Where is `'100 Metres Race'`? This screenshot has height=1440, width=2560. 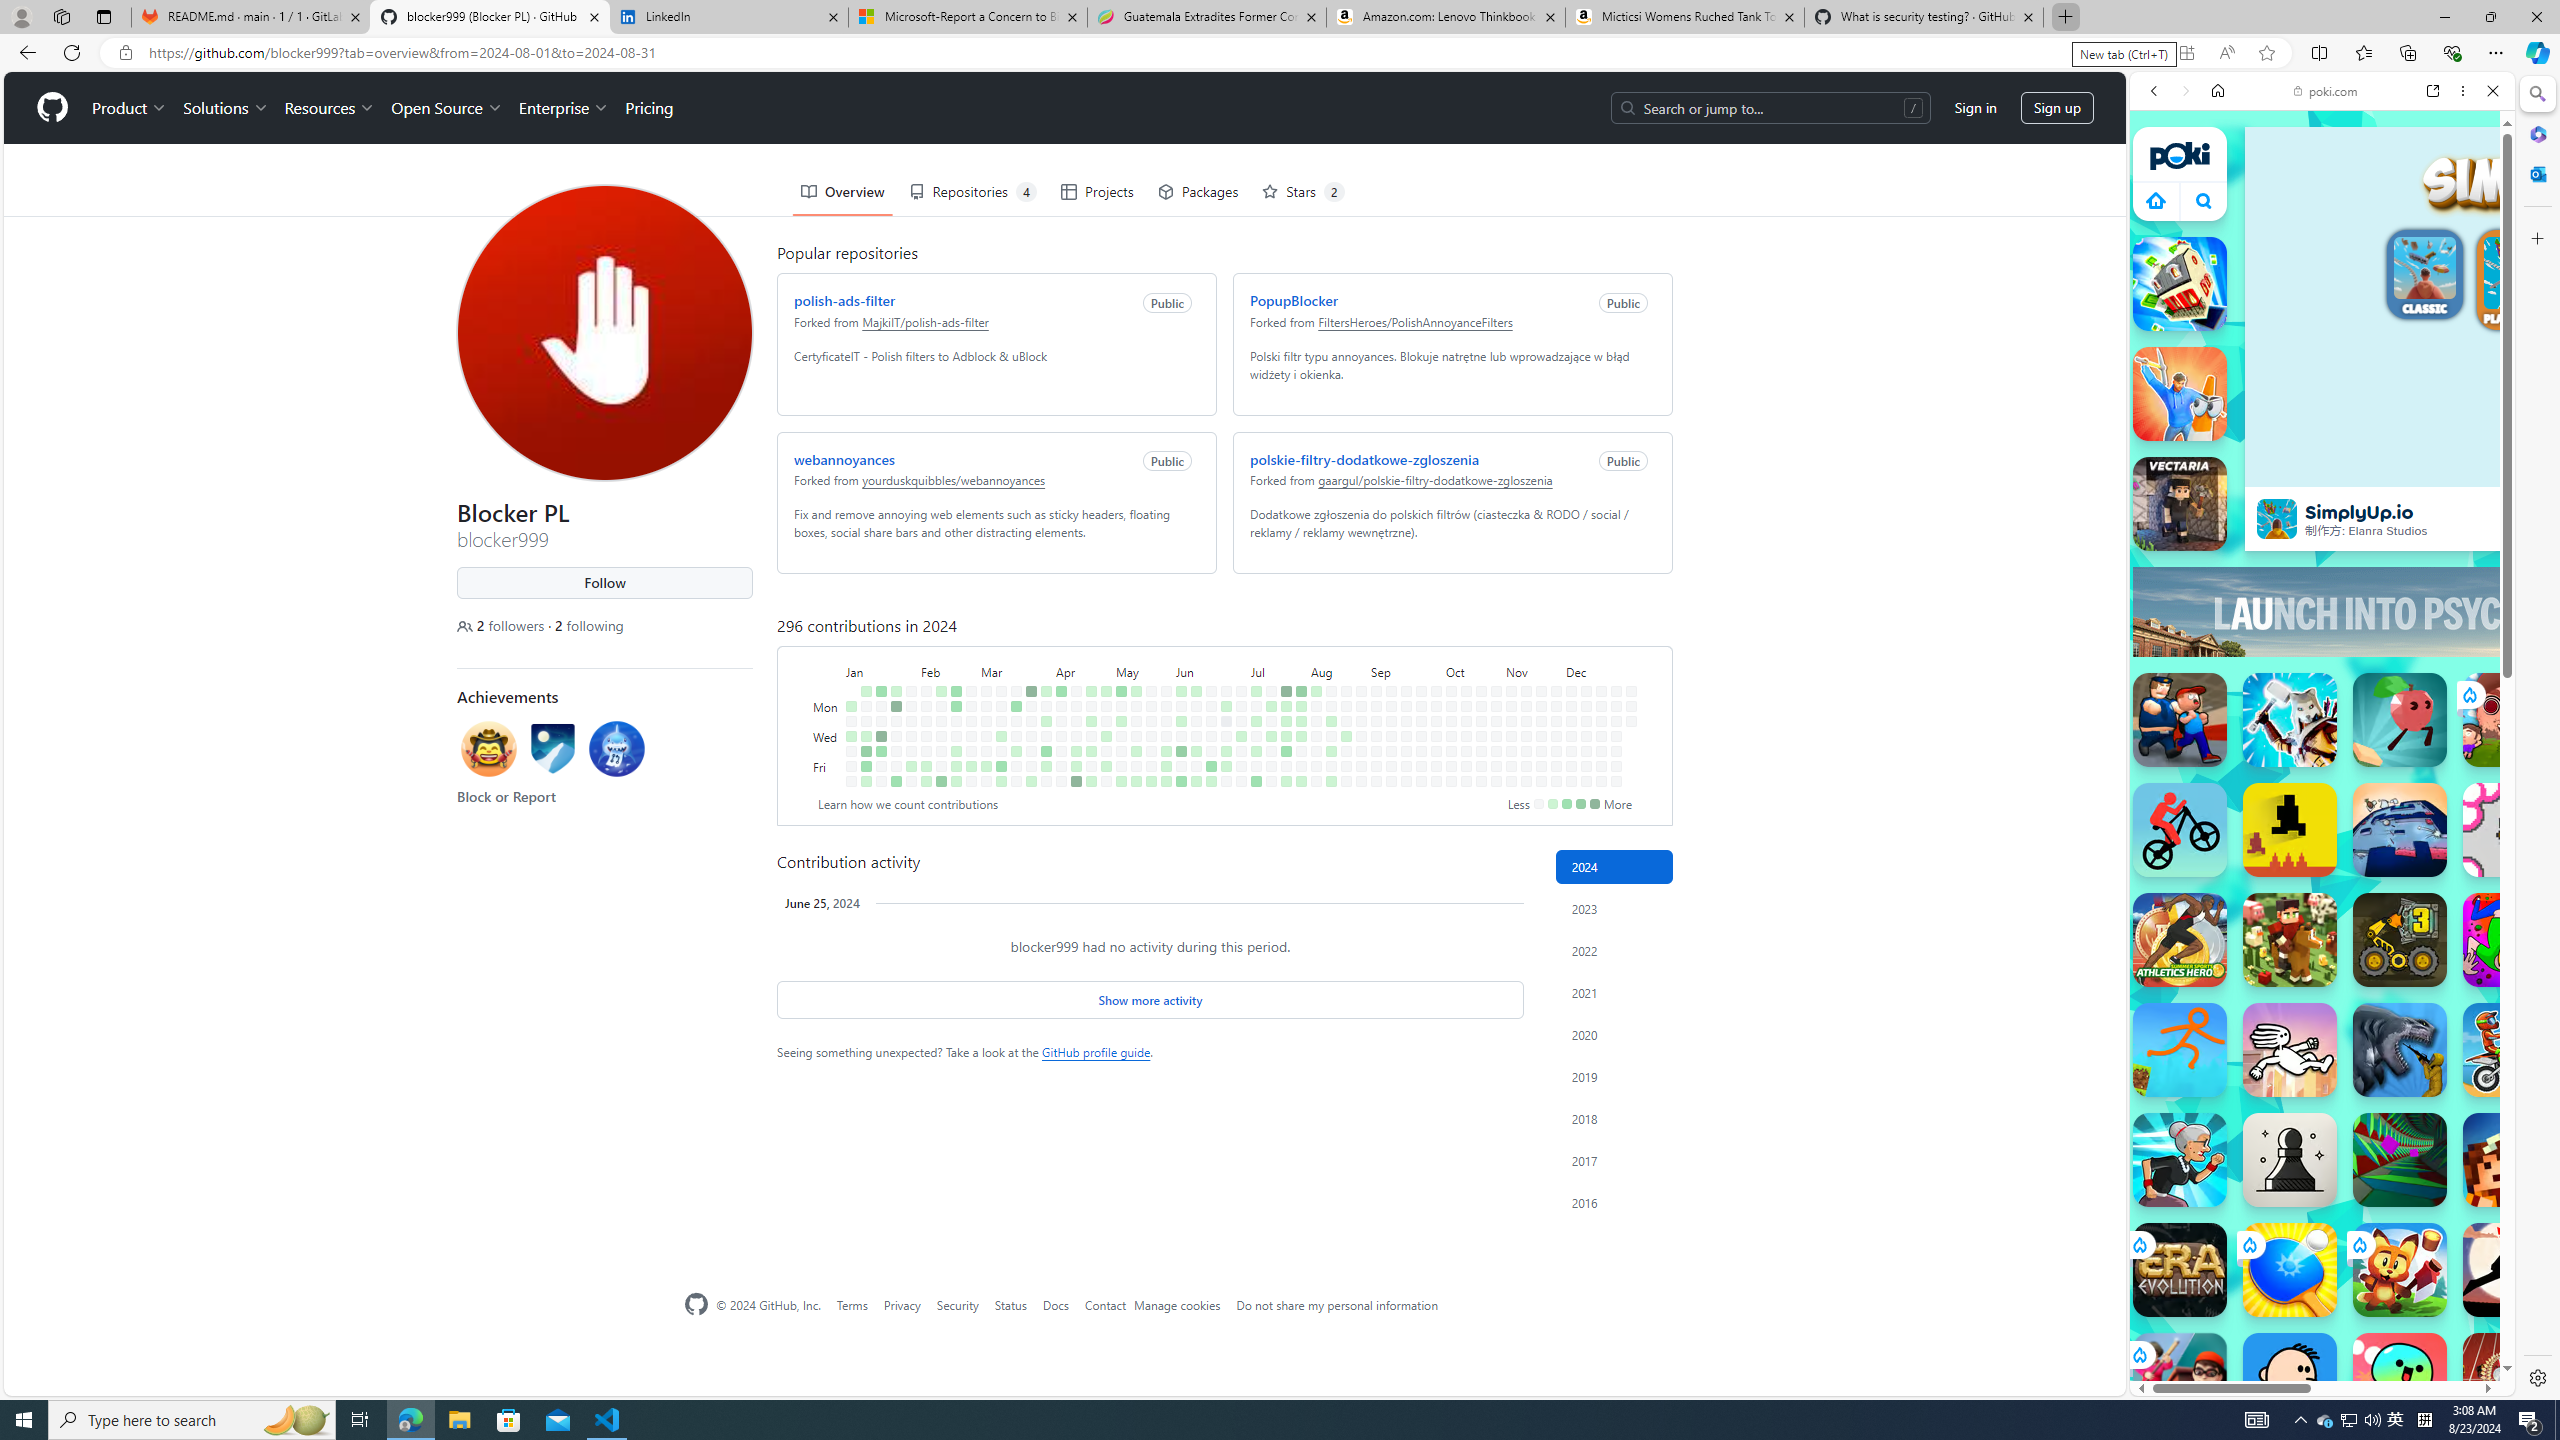 '100 Metres Race' is located at coordinates (2510, 1379).